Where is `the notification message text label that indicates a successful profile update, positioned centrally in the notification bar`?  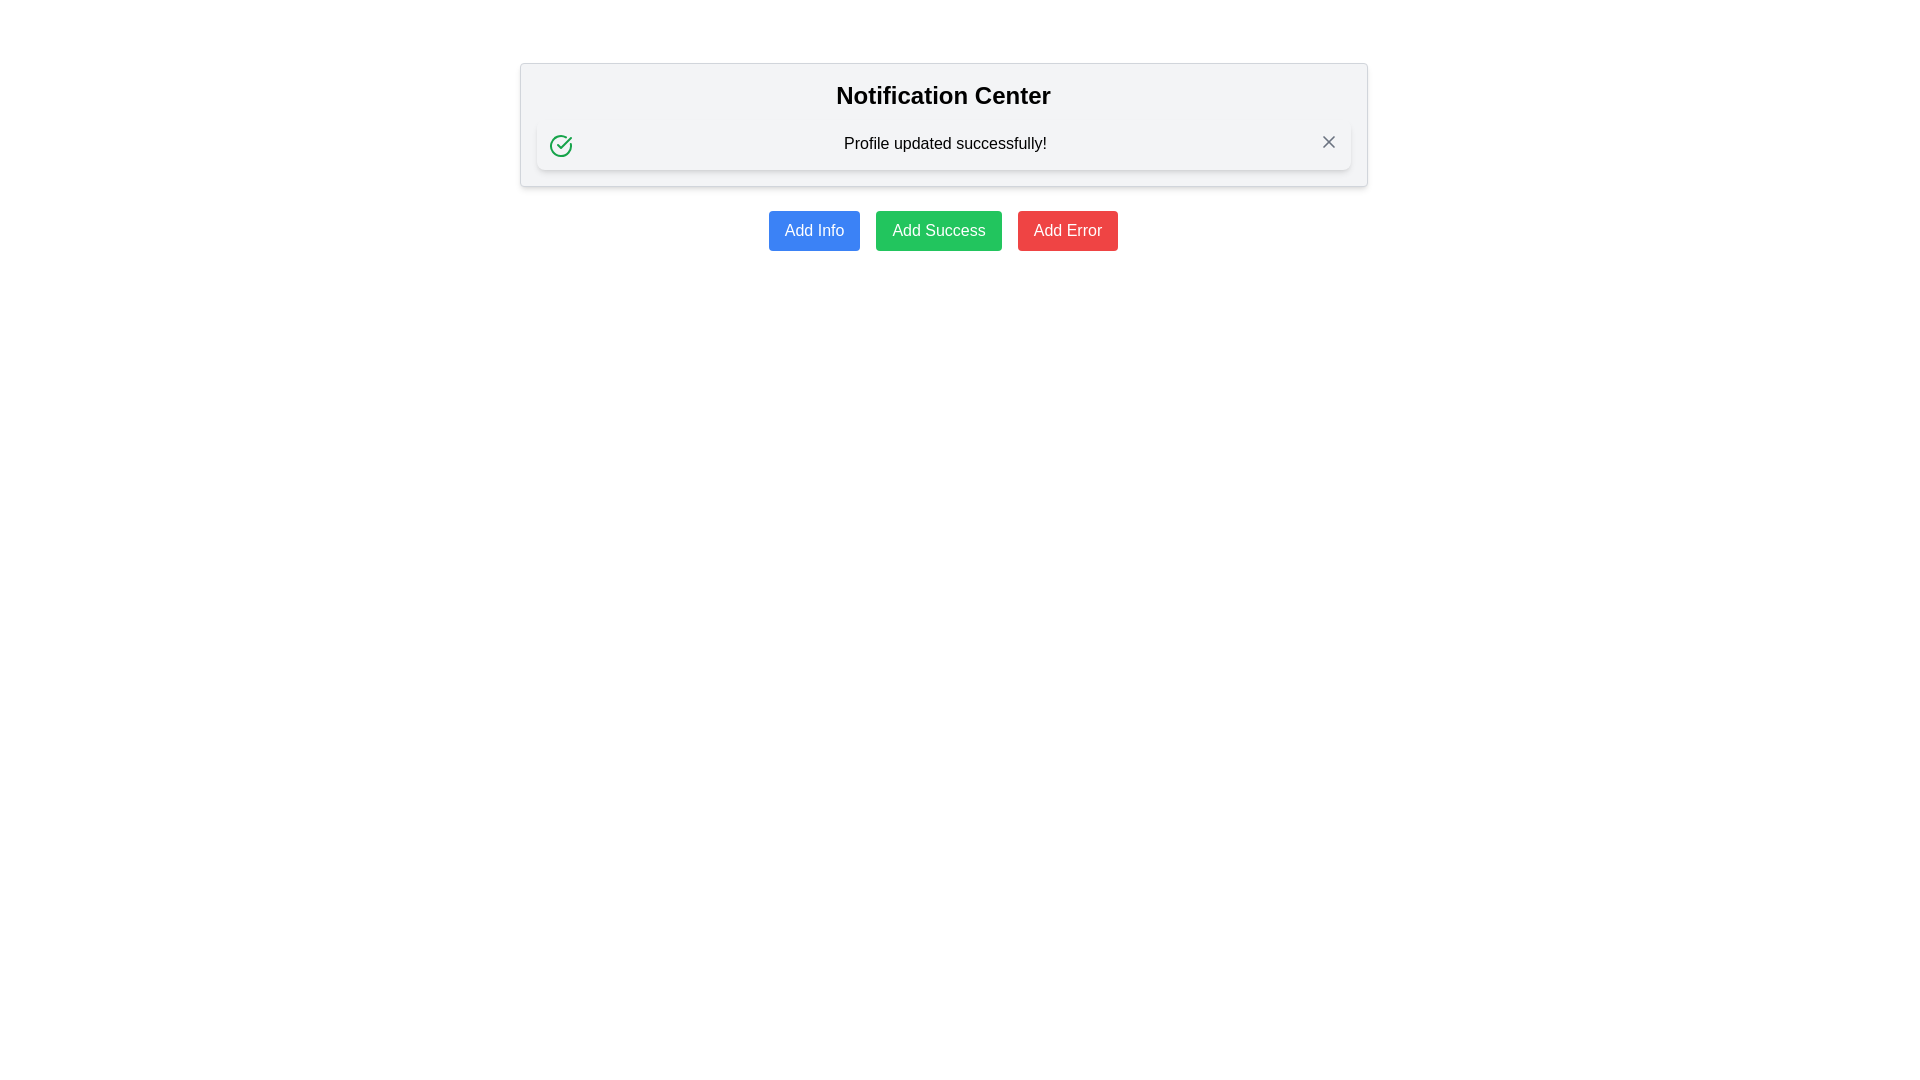
the notification message text label that indicates a successful profile update, positioned centrally in the notification bar is located at coordinates (944, 142).